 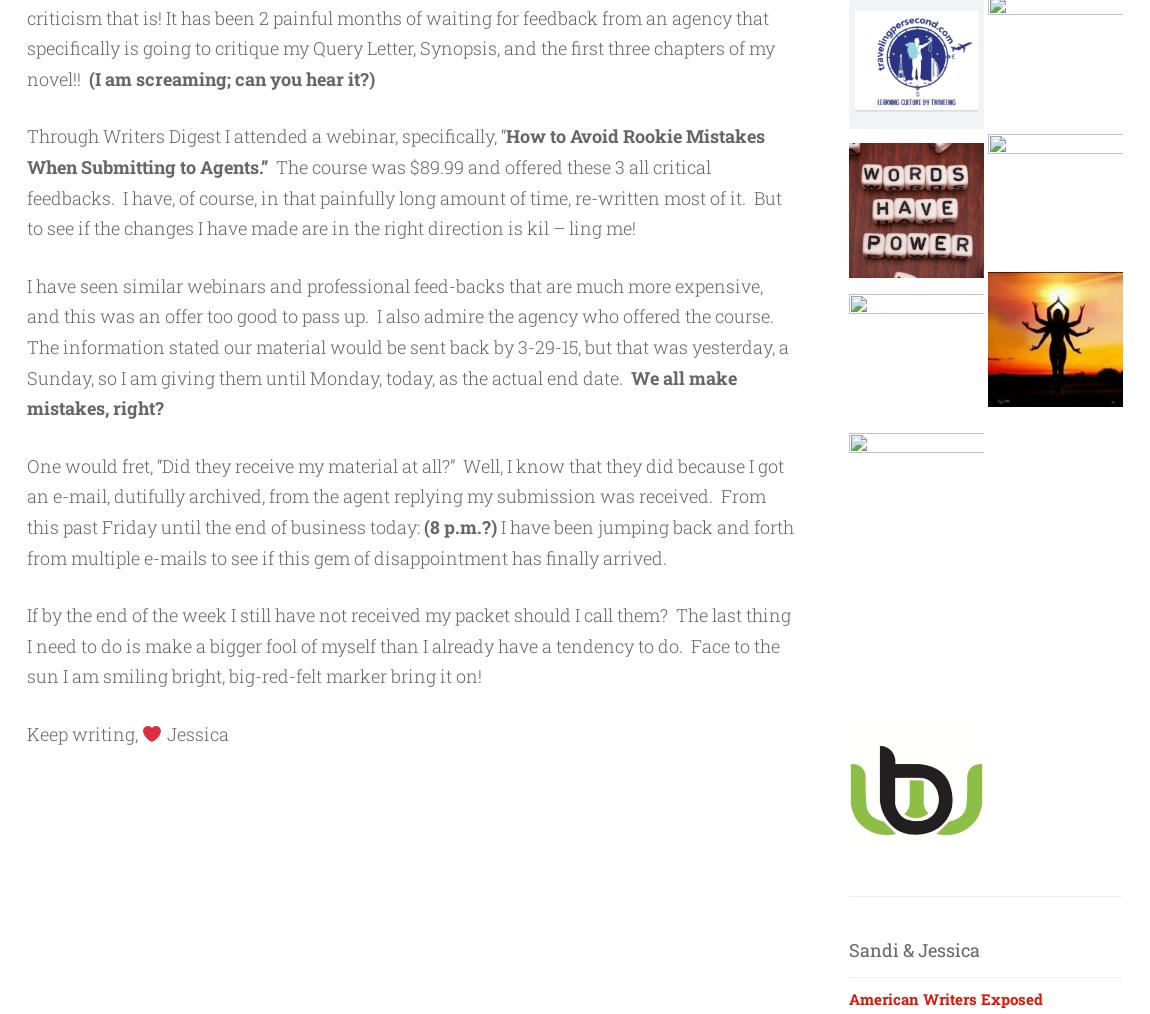 I want to click on '(I am screaming; can you hear it?)', so click(x=230, y=76).